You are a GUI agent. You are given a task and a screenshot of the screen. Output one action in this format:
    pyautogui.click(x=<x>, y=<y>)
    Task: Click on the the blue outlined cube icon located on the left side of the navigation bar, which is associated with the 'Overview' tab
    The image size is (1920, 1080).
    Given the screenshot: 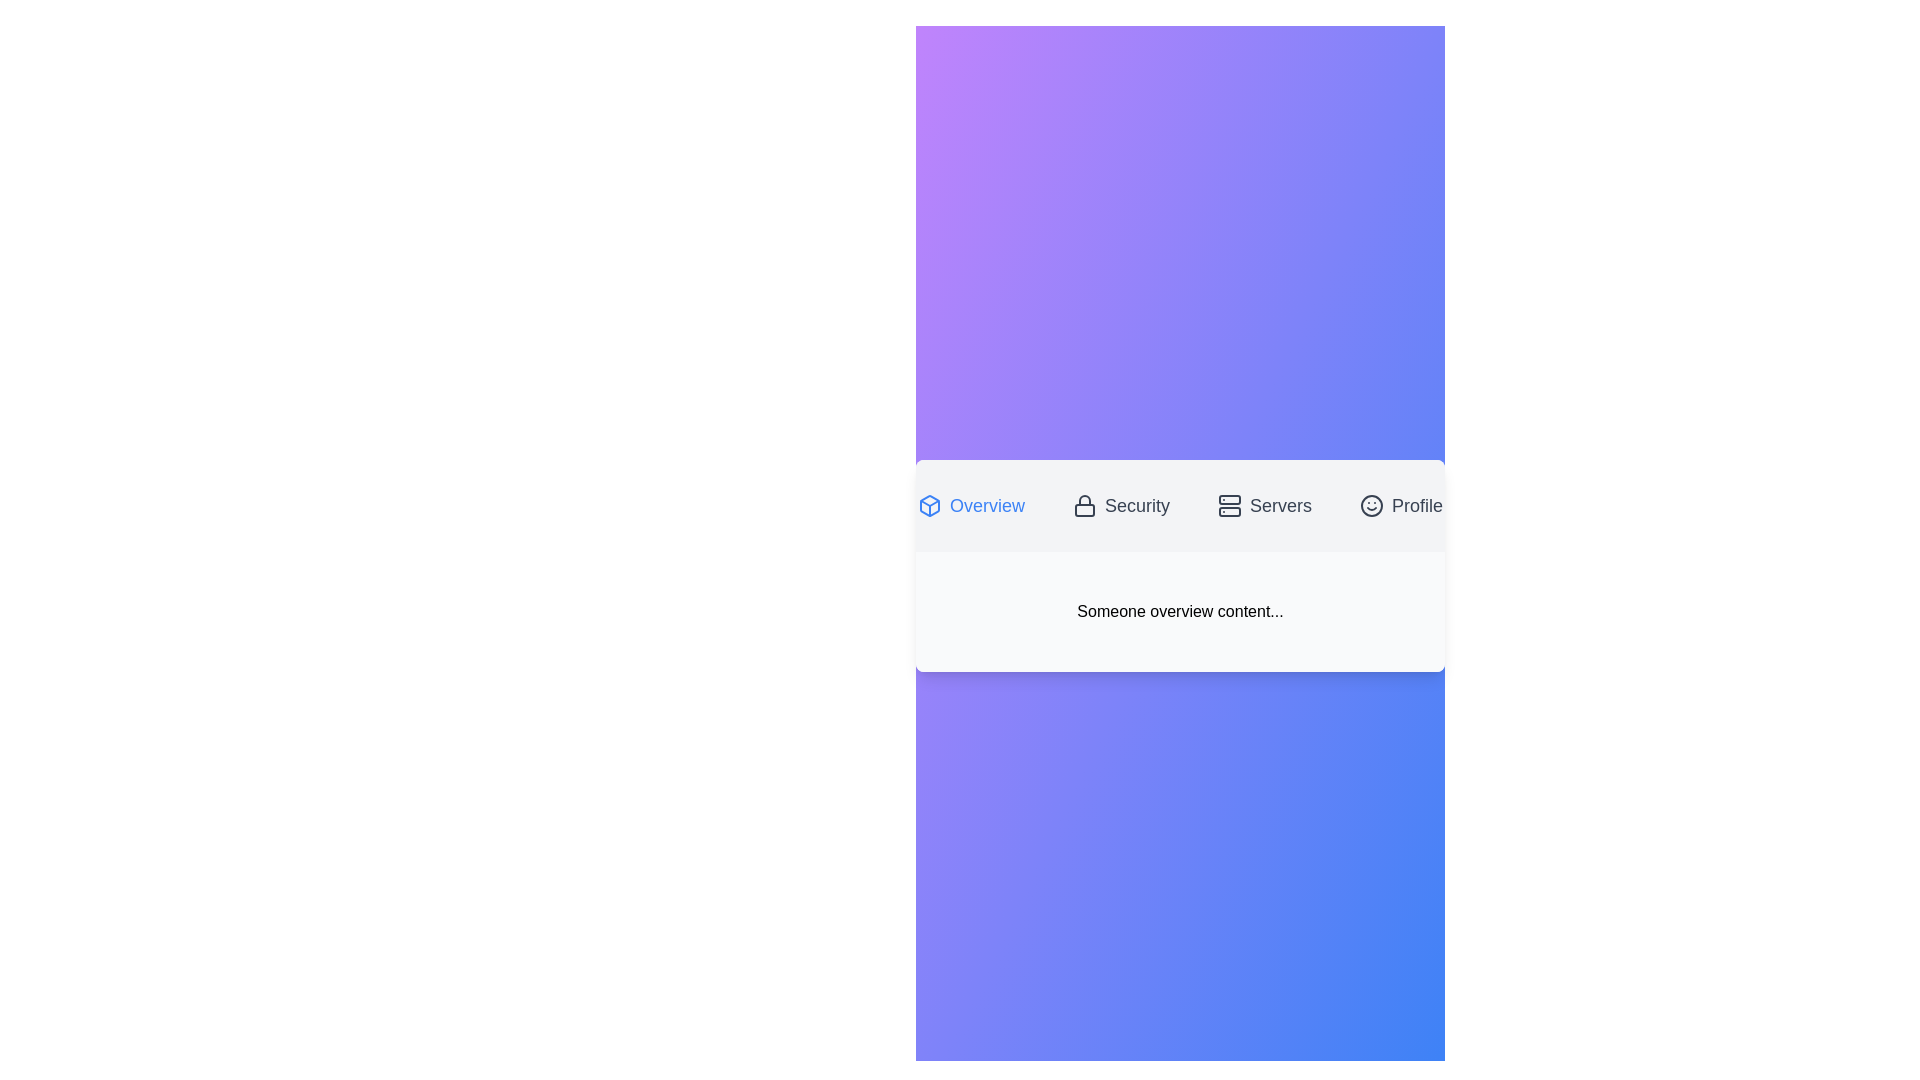 What is the action you would take?
    pyautogui.click(x=928, y=504)
    